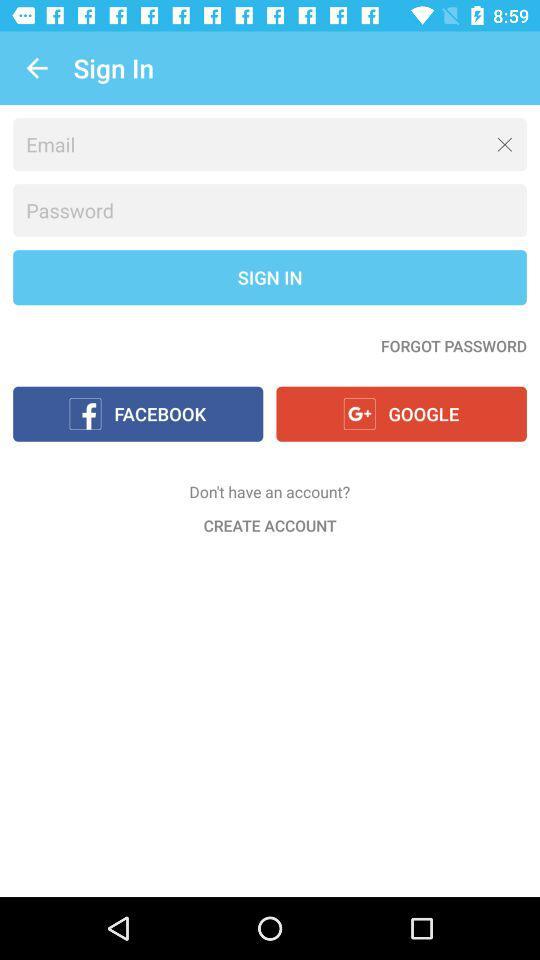 This screenshot has height=960, width=540. What do you see at coordinates (270, 210) in the screenshot?
I see `put in password` at bounding box center [270, 210].